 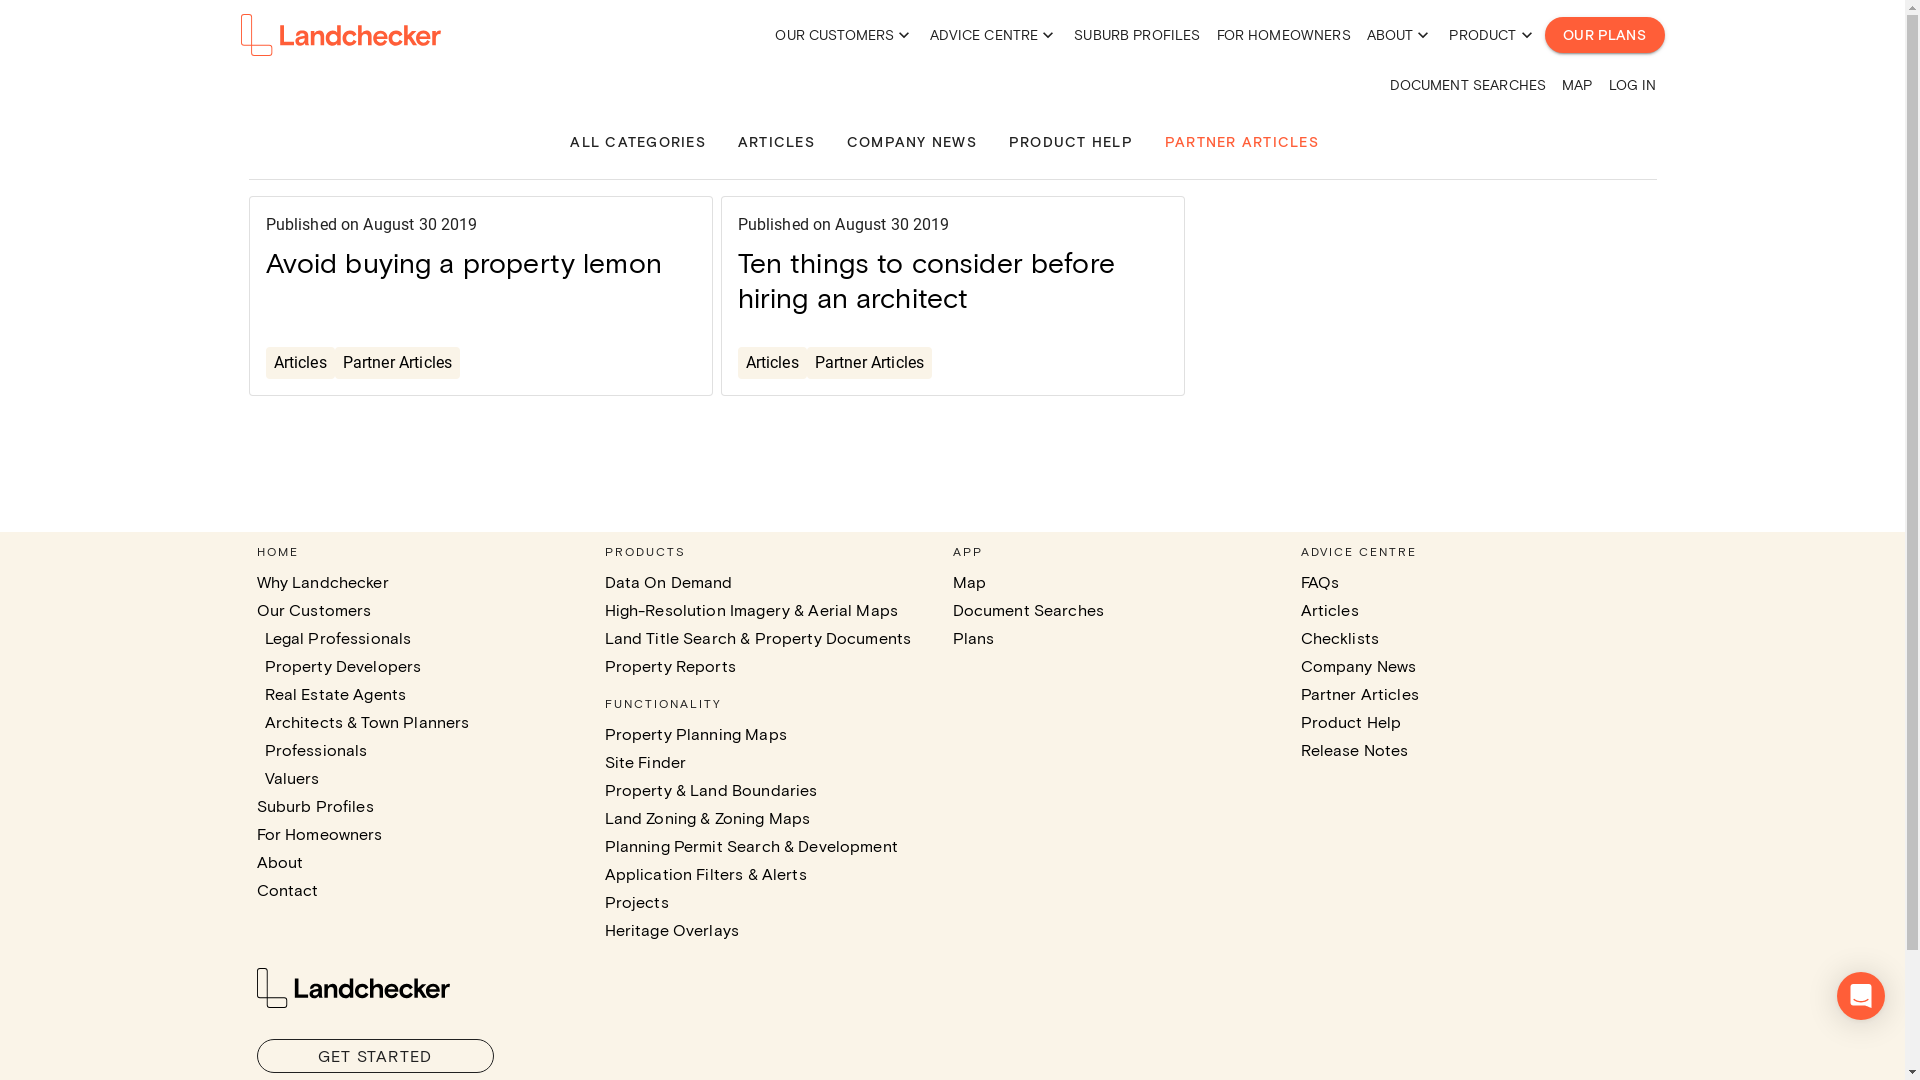 What do you see at coordinates (706, 818) in the screenshot?
I see `'Land Zoning & Zoning Maps'` at bounding box center [706, 818].